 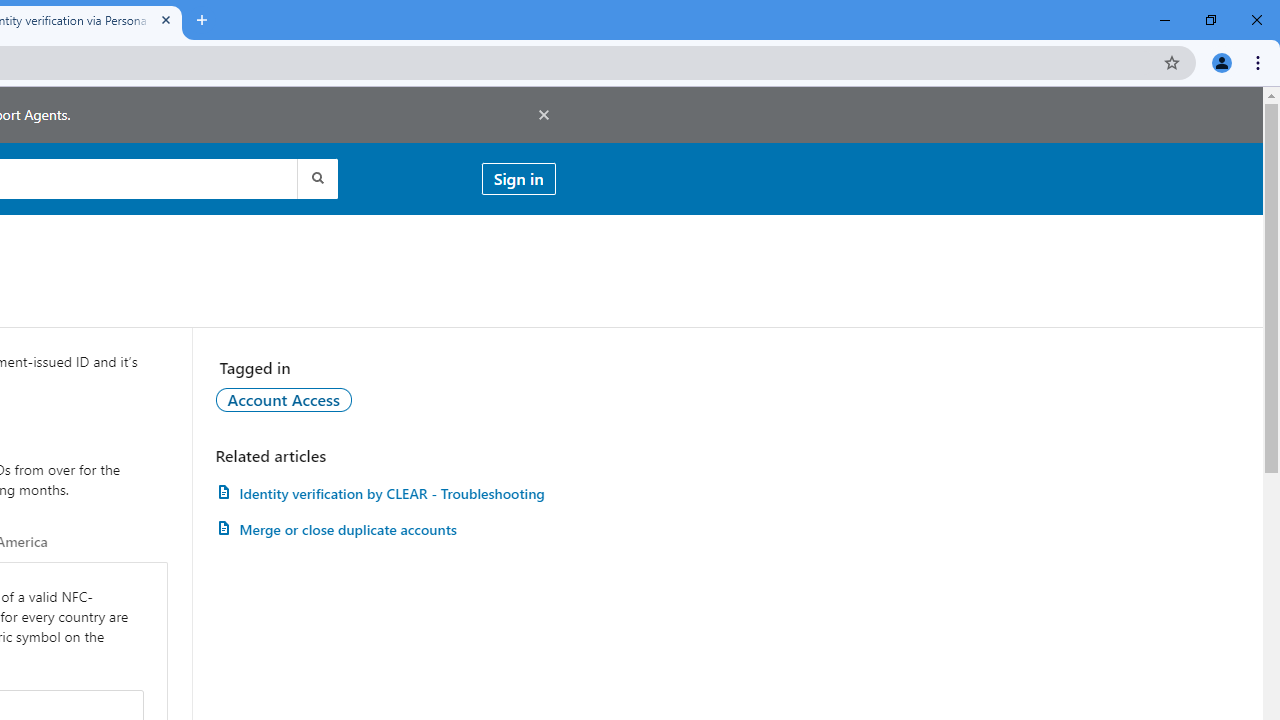 What do you see at coordinates (315, 177) in the screenshot?
I see `'Submit search'` at bounding box center [315, 177].